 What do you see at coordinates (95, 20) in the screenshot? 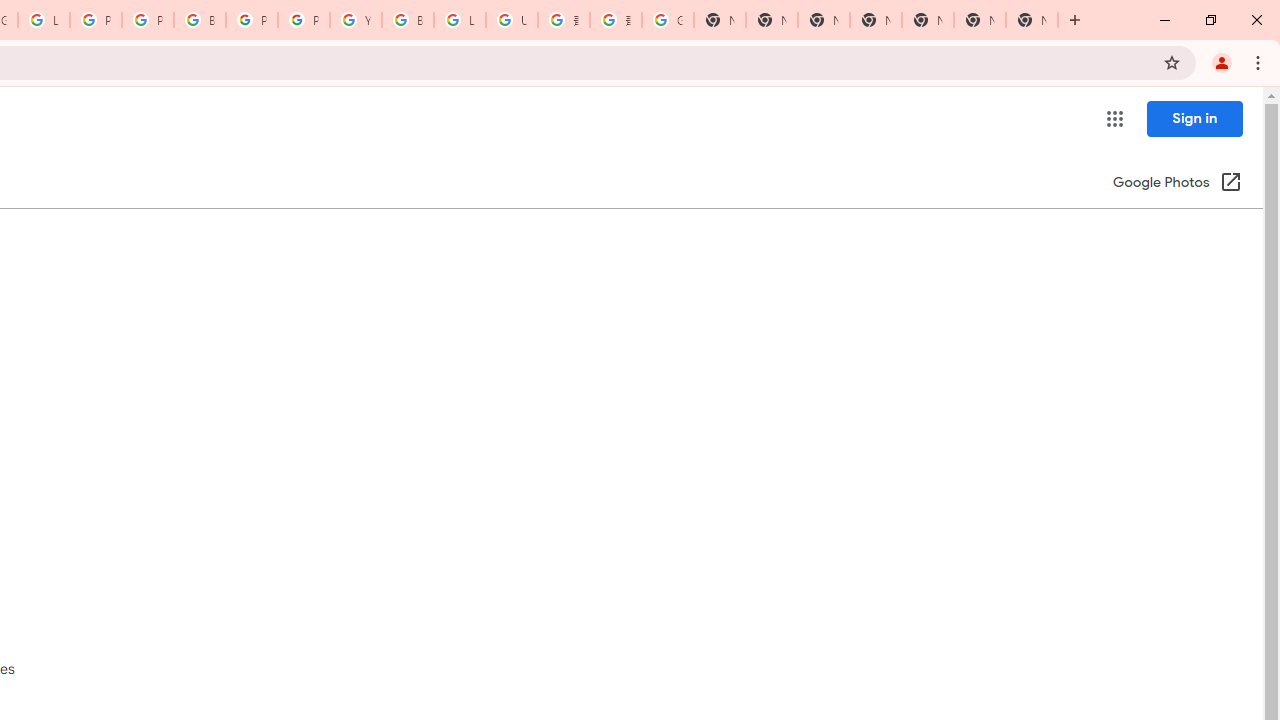
I see `'Privacy Help Center - Policies Help'` at bounding box center [95, 20].